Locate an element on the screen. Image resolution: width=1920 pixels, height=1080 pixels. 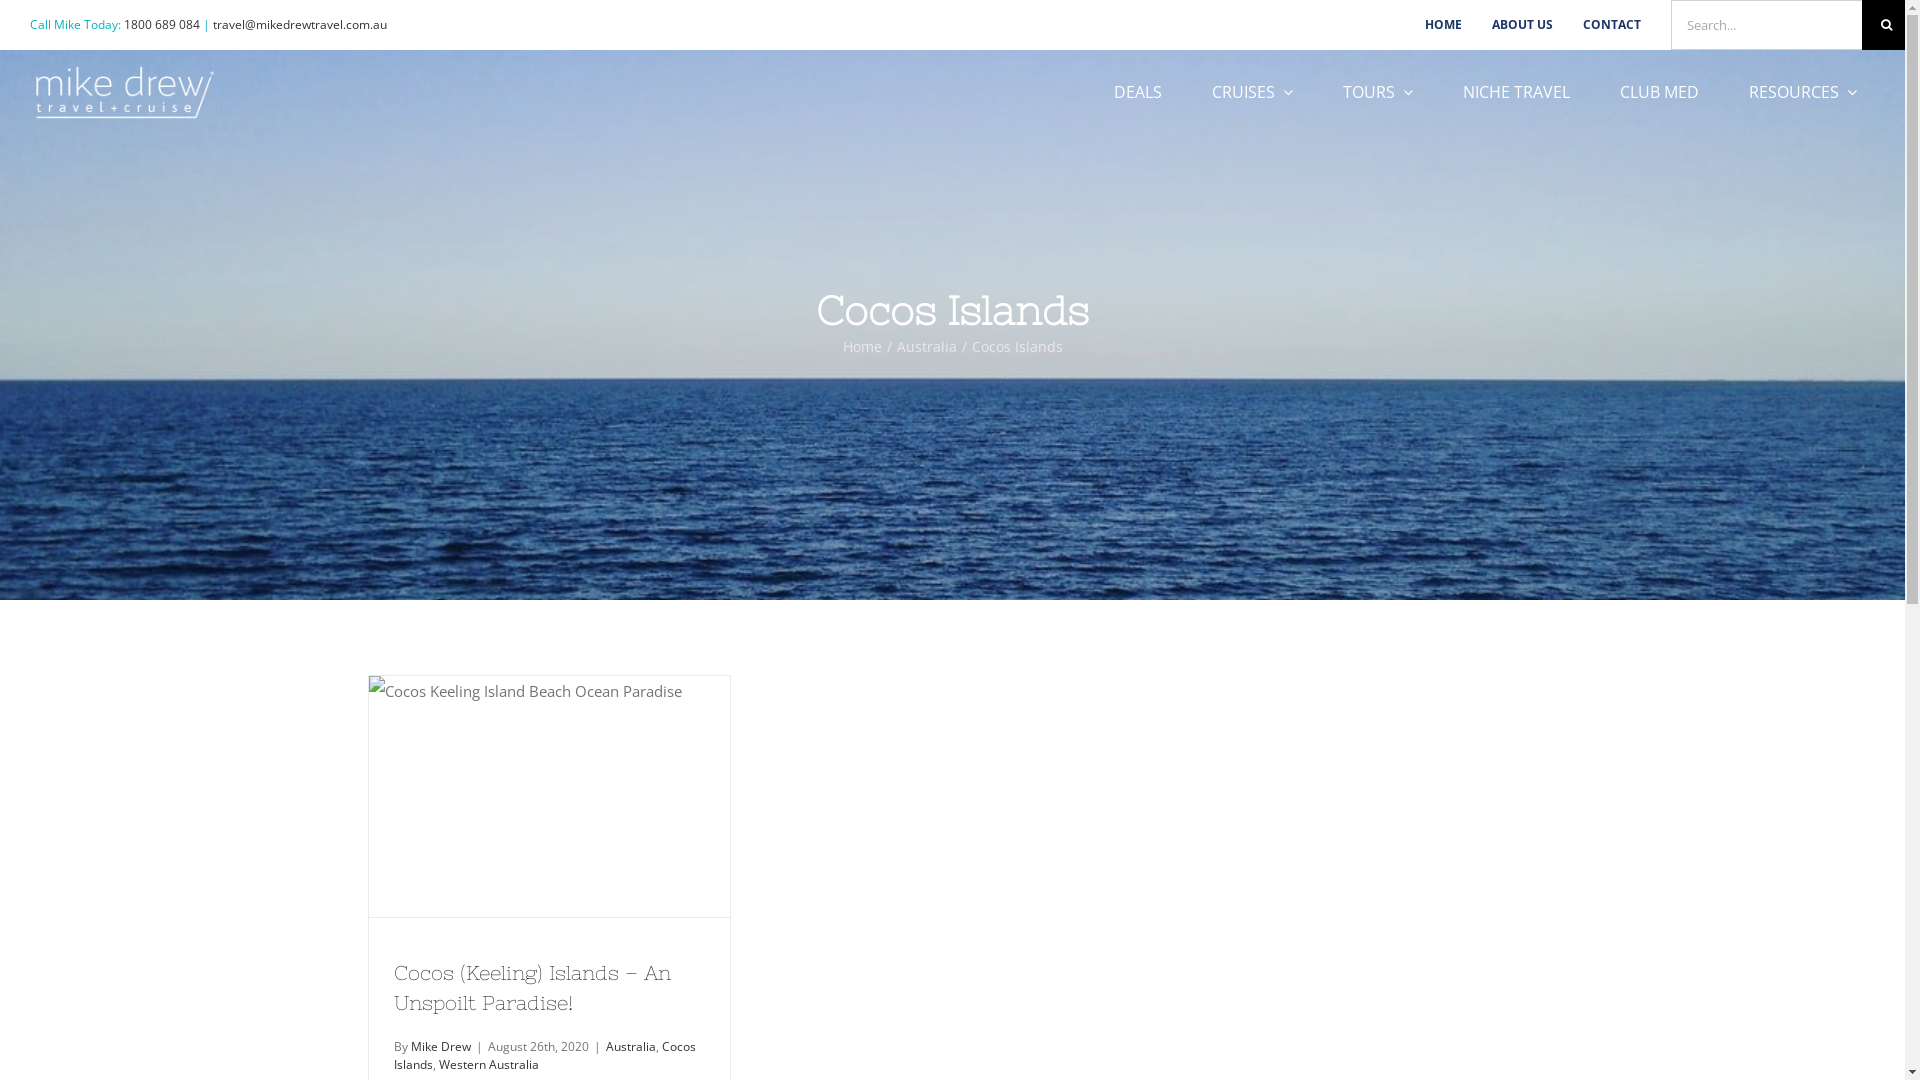
'HOME' is located at coordinates (1443, 24).